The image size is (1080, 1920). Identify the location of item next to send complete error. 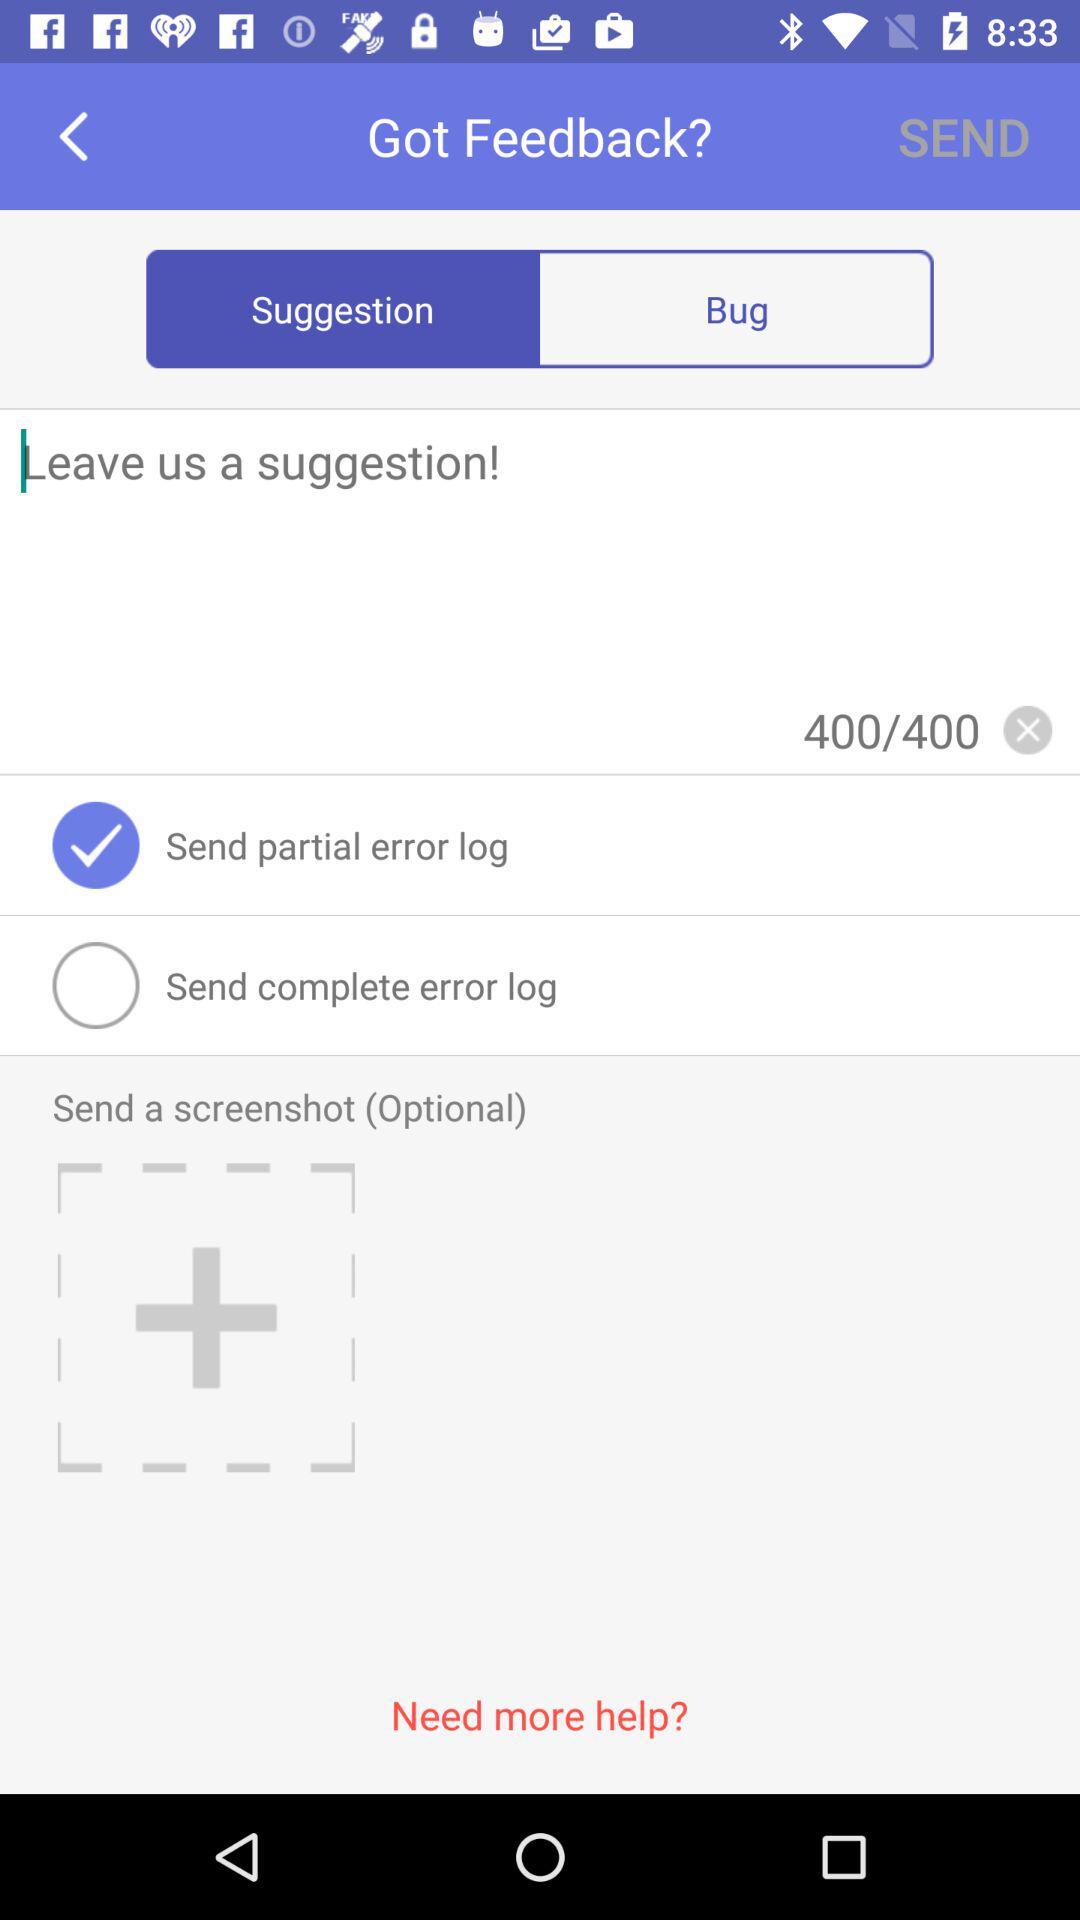
(96, 985).